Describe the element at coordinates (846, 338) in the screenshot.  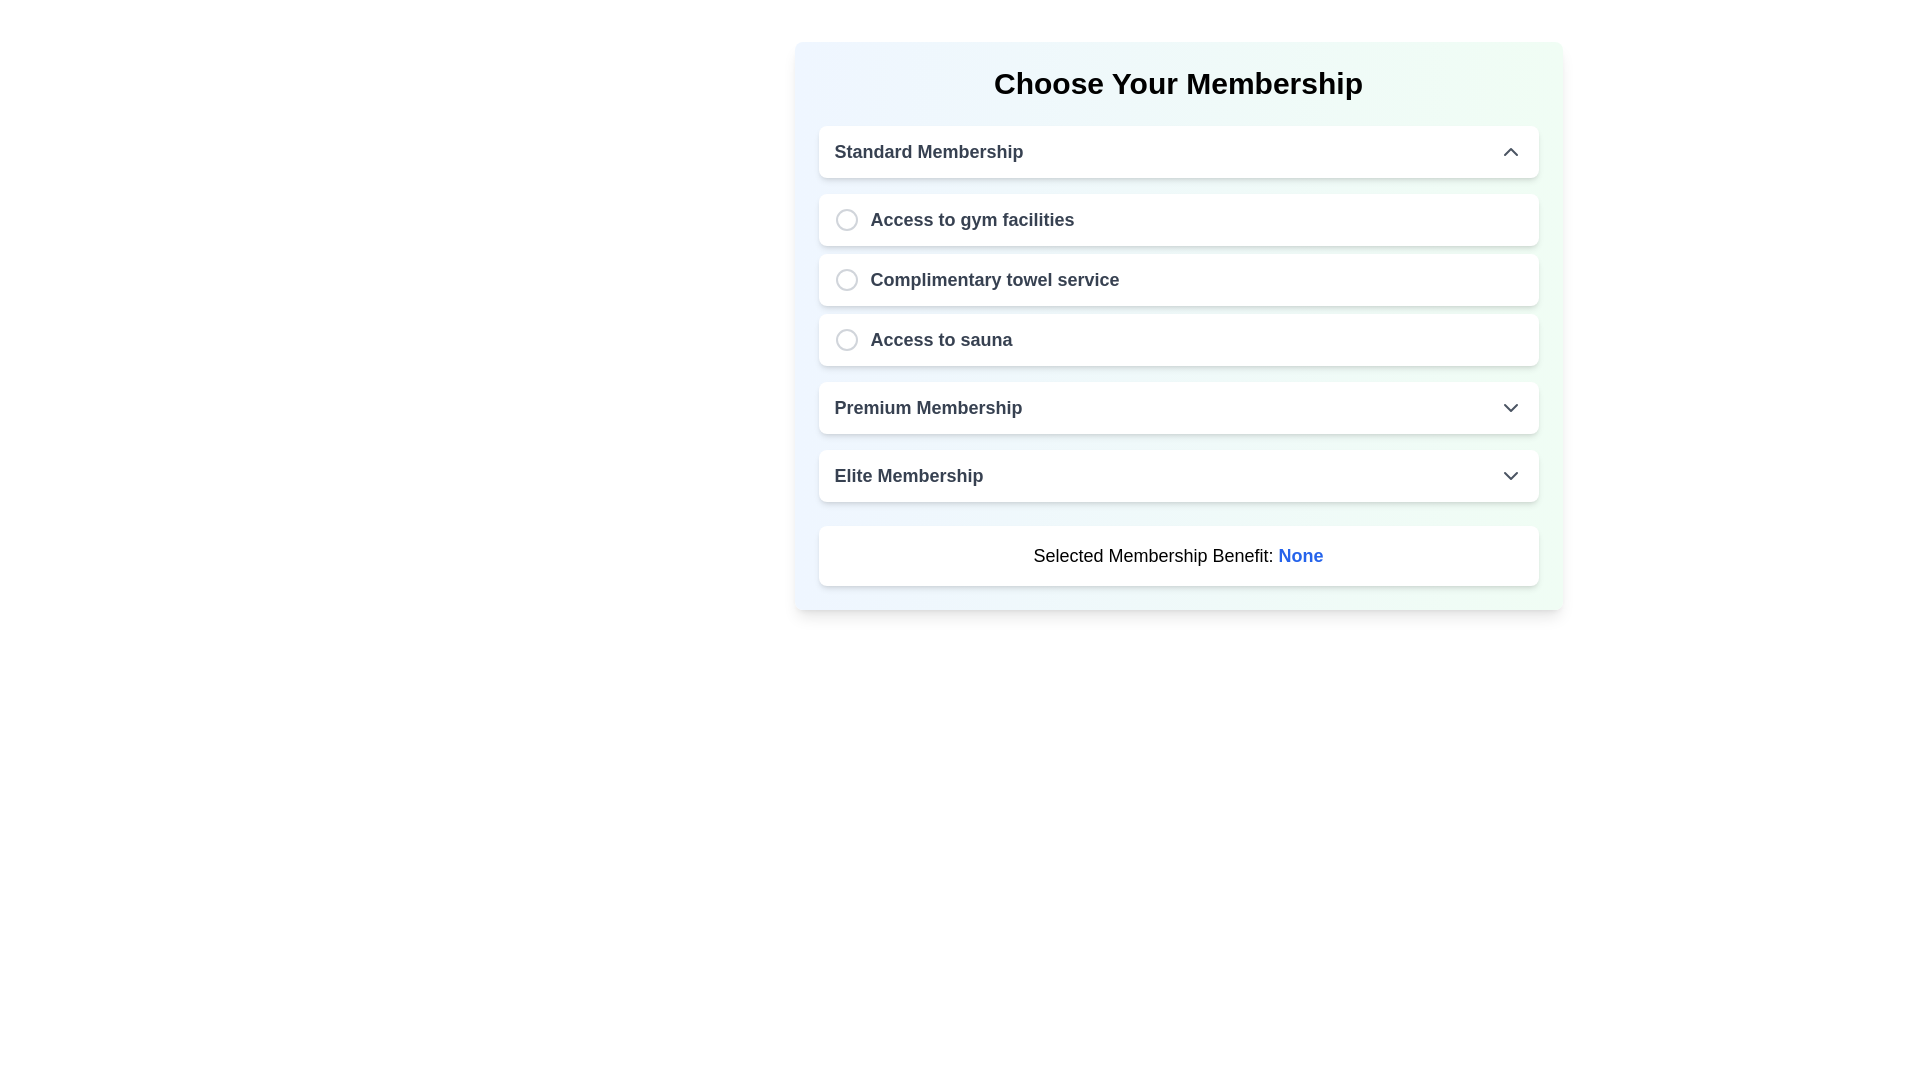
I see `the third radio button in the vertical list` at that location.